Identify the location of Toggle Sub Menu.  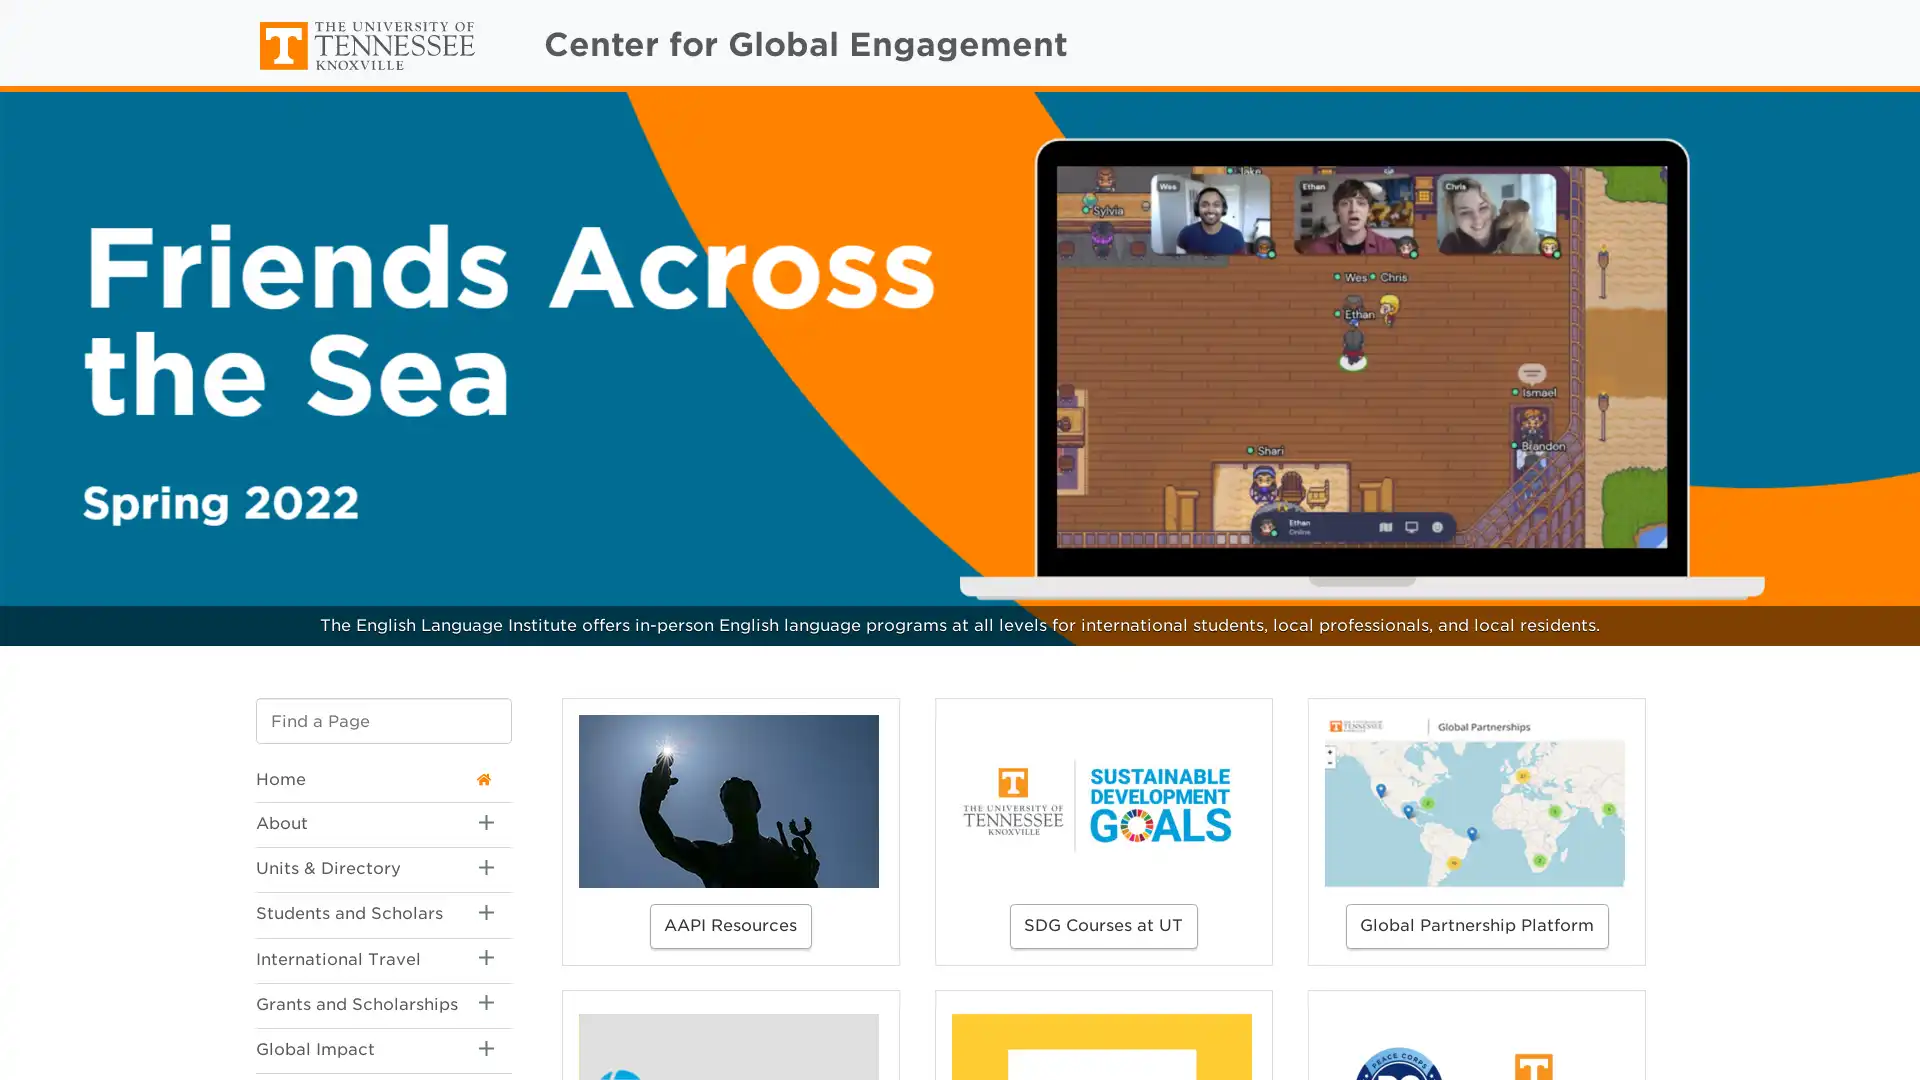
(280, 1005).